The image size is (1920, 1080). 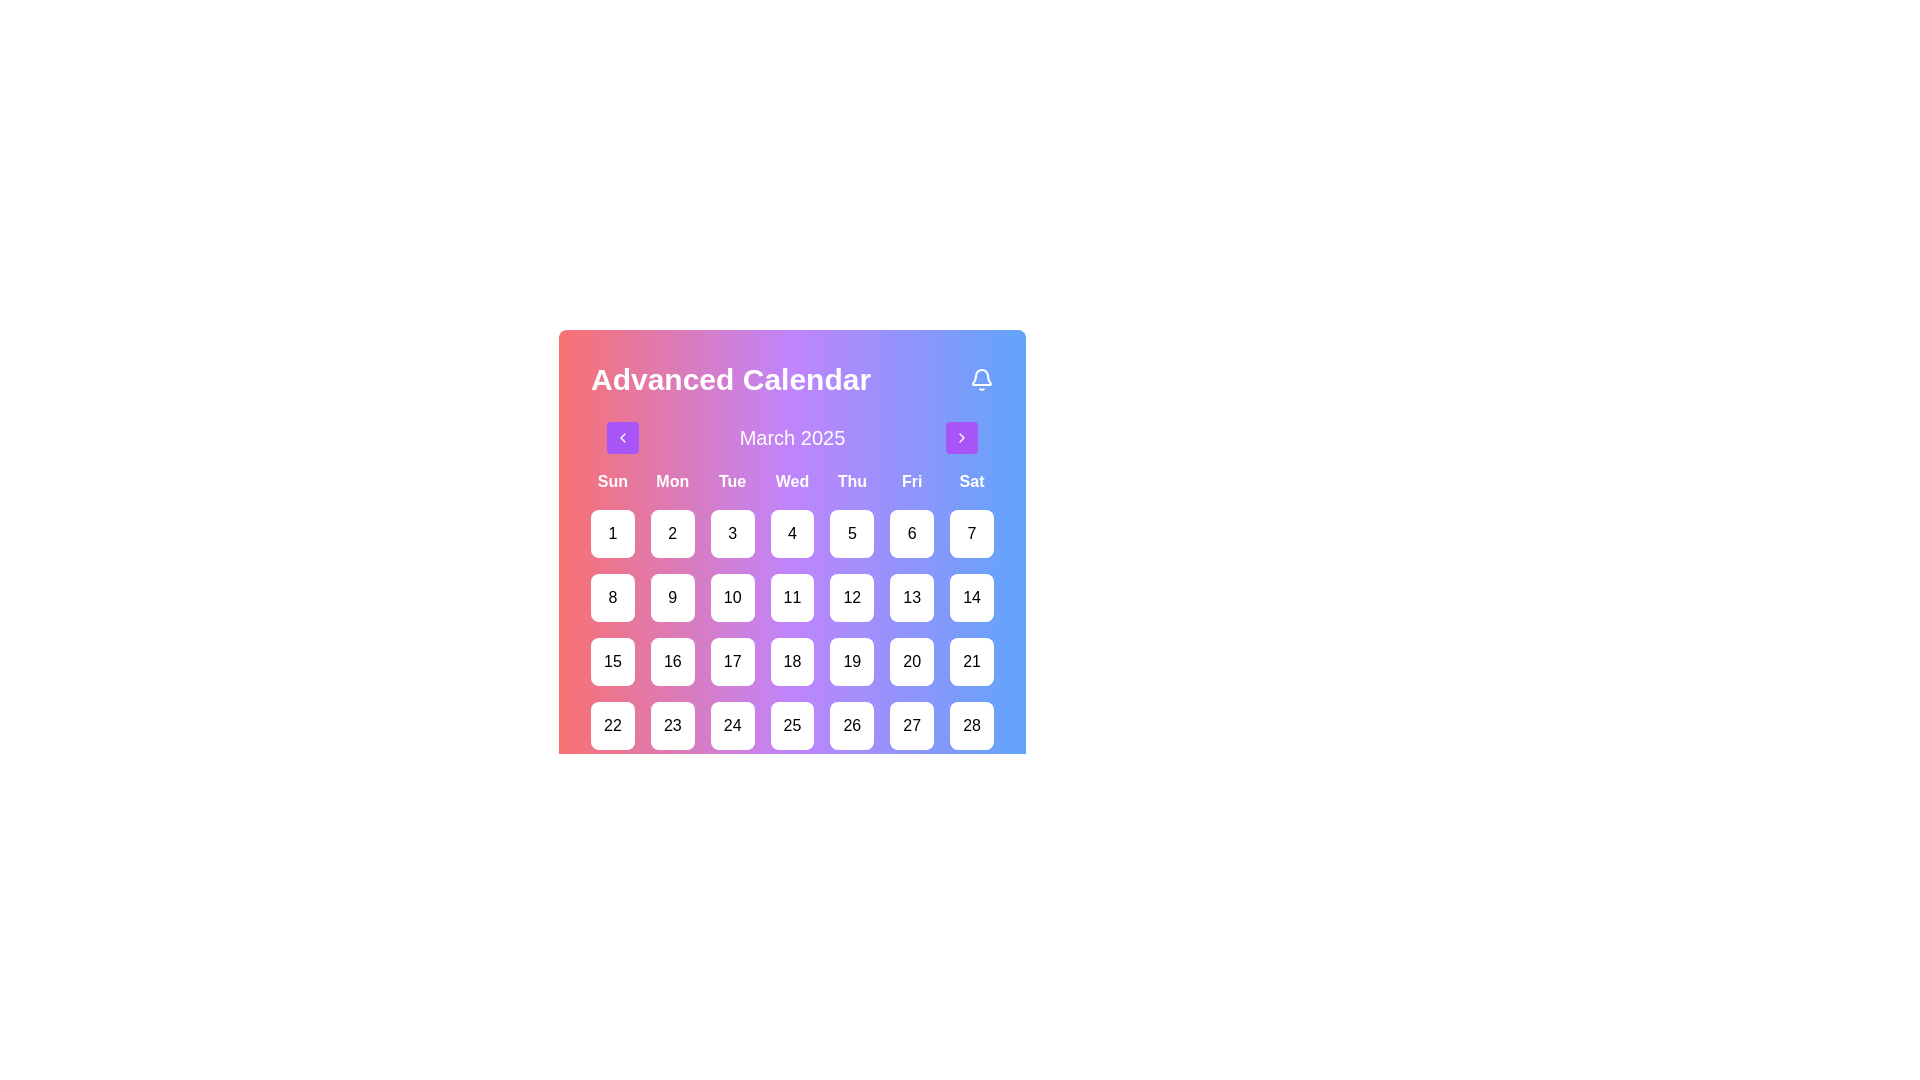 What do you see at coordinates (852, 482) in the screenshot?
I see `the label for Thursday in the weekday header of the calendar, which is located between 'Wed' and 'Fri'` at bounding box center [852, 482].